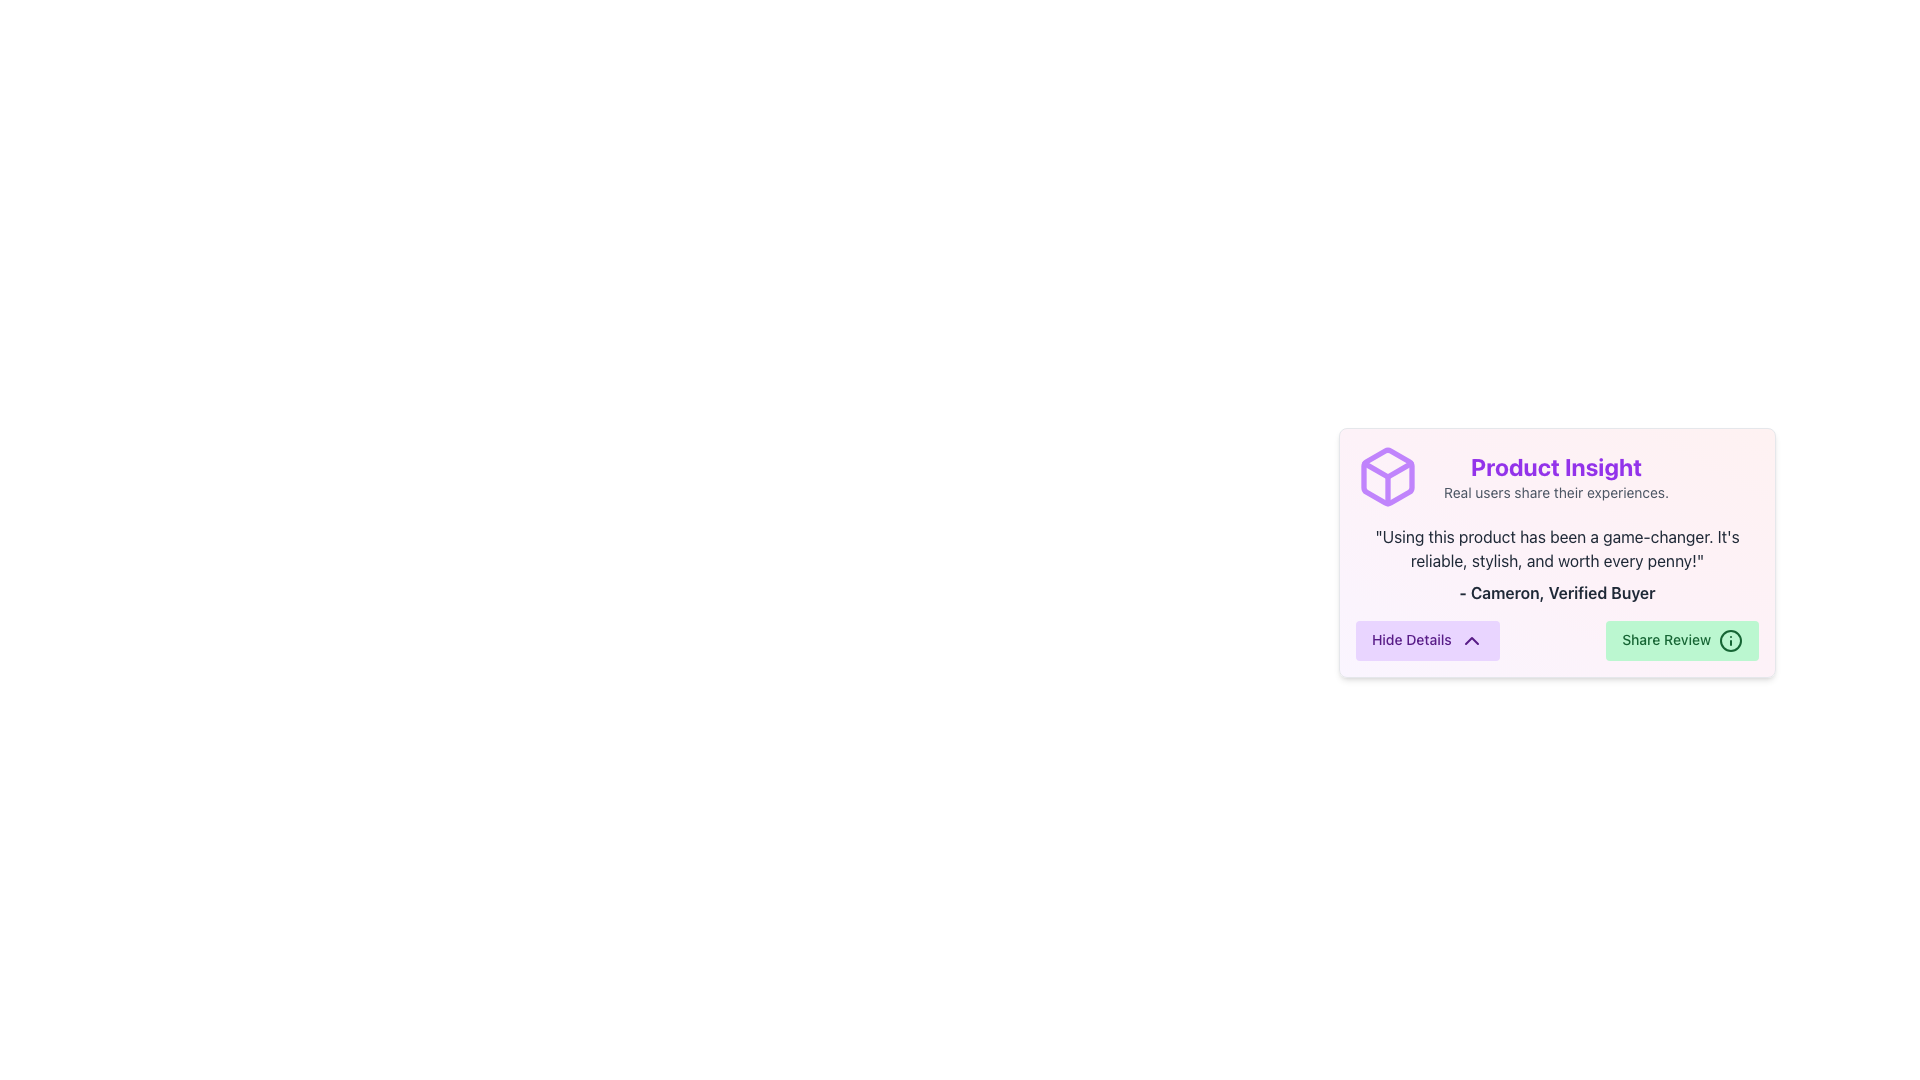  Describe the element at coordinates (1555, 477) in the screenshot. I see `the Text Block that contains the bold, purple header 'Product Insight' and the smaller grey subtext 'Real users share their experiences.'` at that location.